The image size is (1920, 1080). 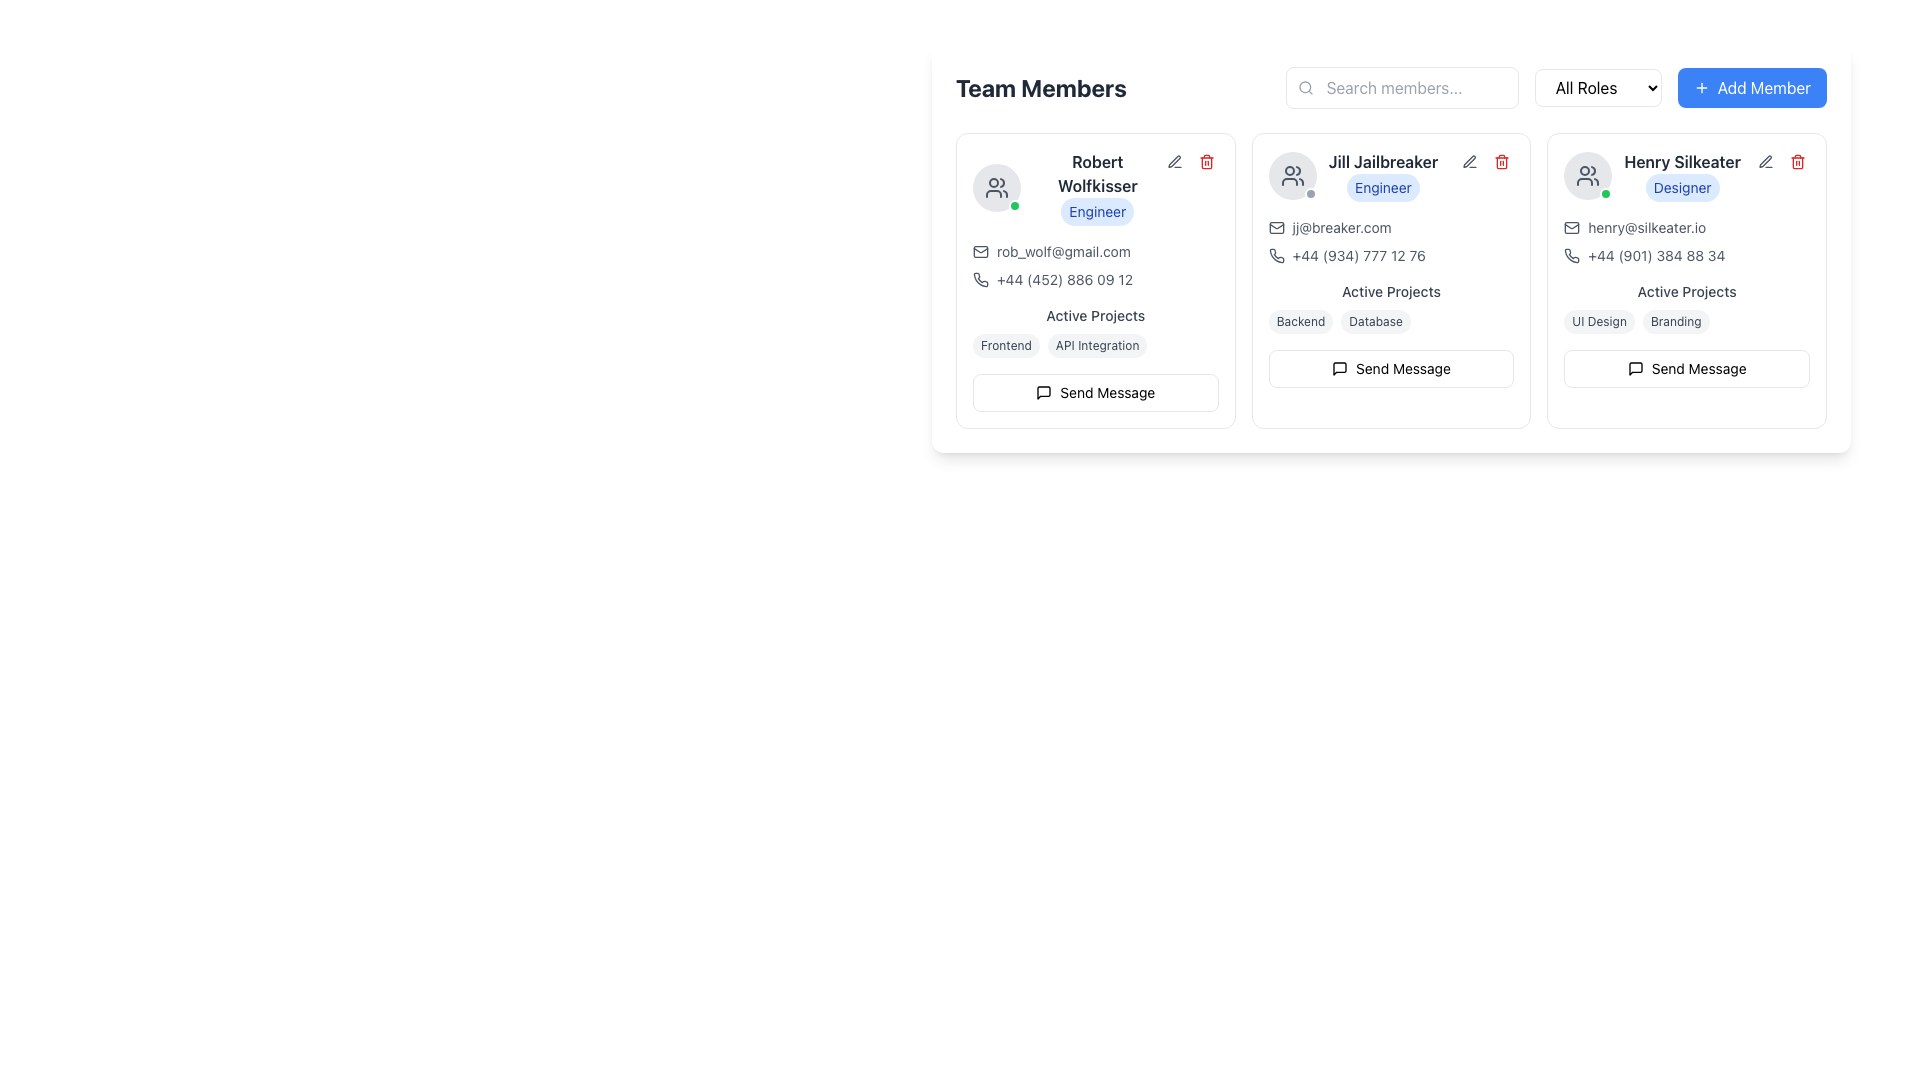 What do you see at coordinates (980, 250) in the screenshot?
I see `the SVG rectangle that represents the email icon` at bounding box center [980, 250].